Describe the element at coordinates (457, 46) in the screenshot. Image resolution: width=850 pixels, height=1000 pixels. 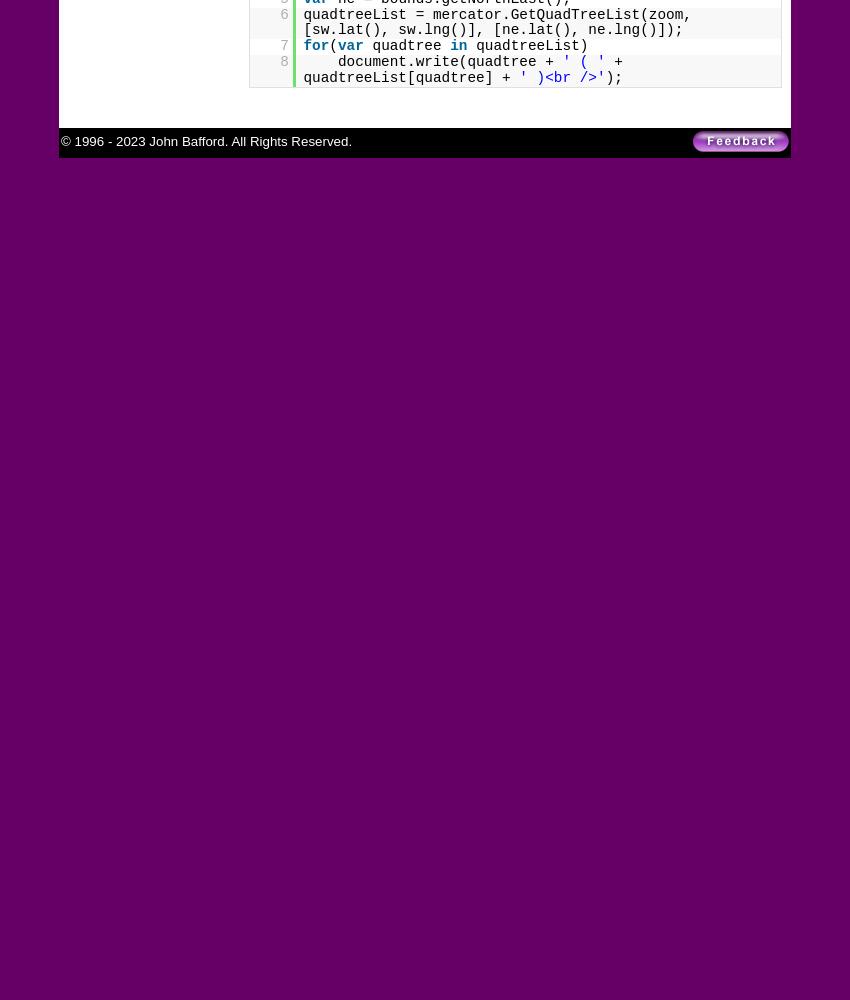
I see `'in'` at that location.